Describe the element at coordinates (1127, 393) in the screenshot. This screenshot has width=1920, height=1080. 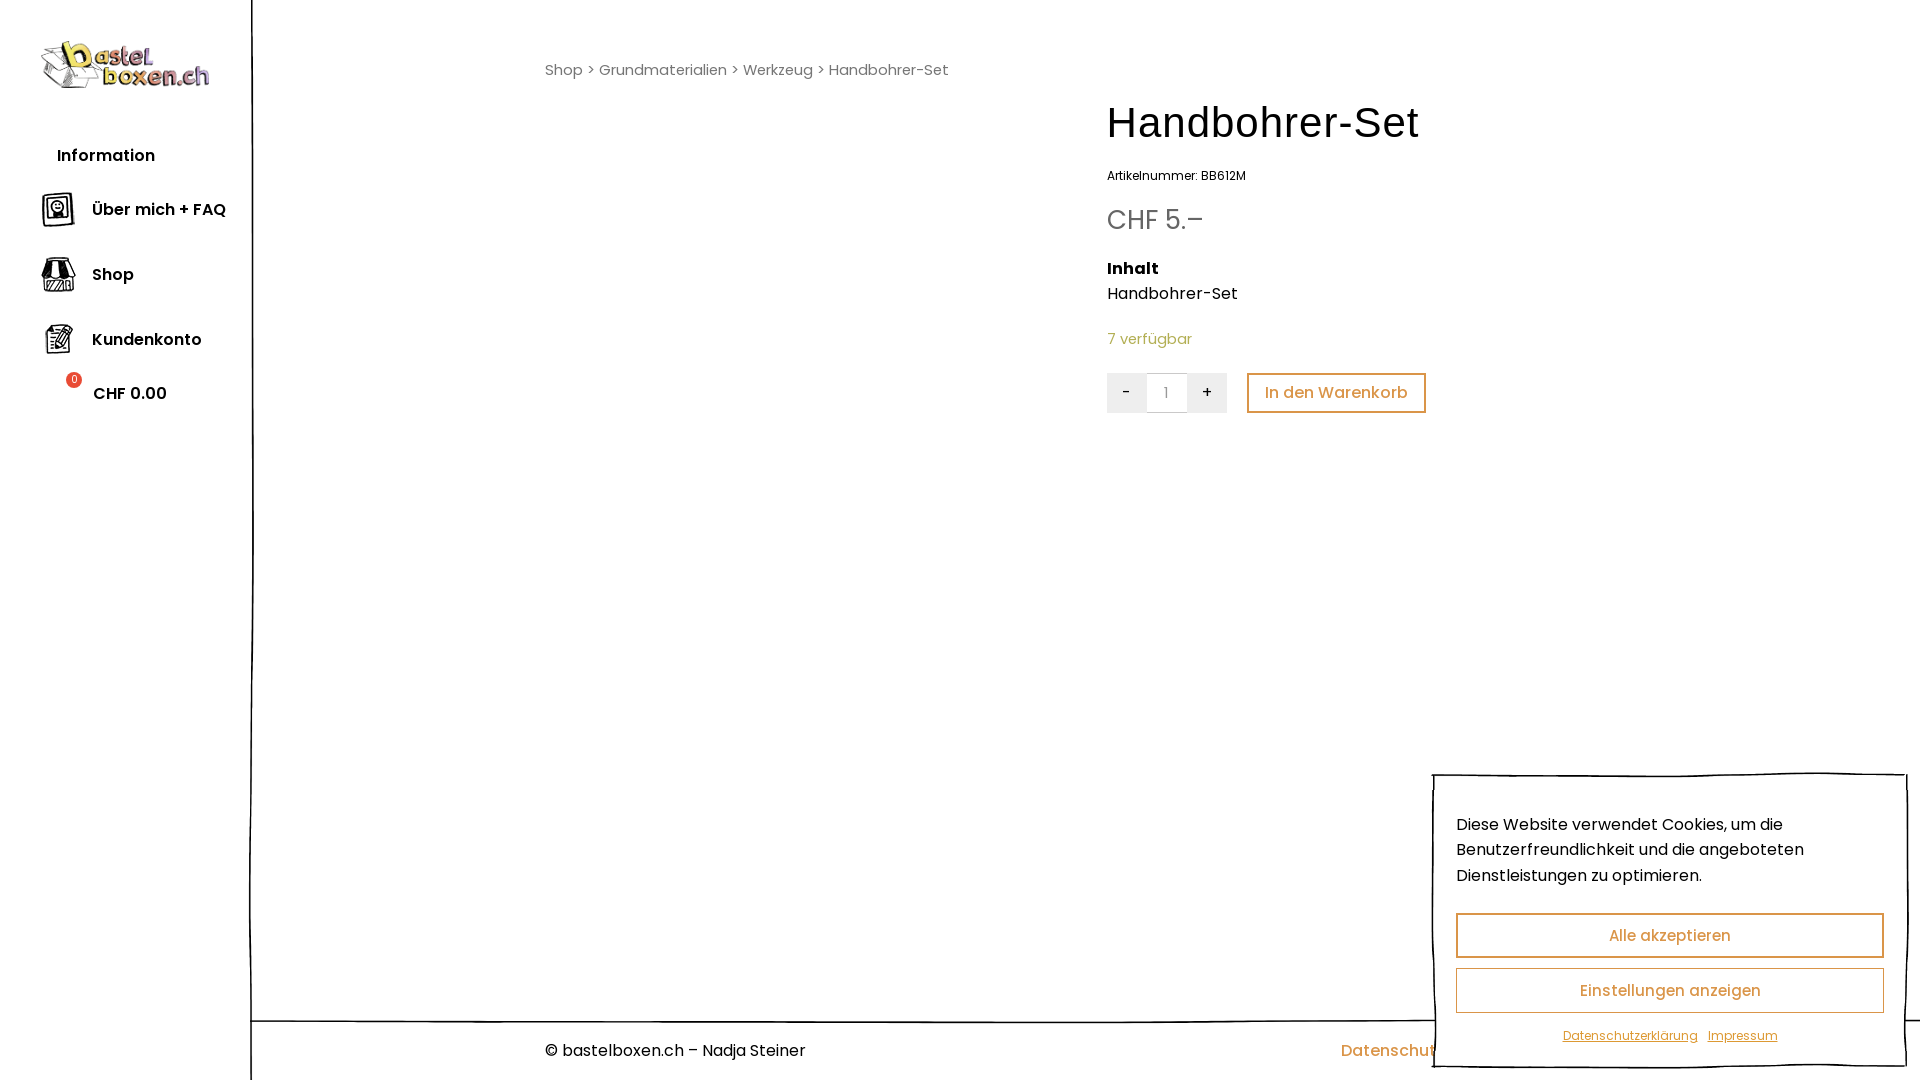
I see `'-'` at that location.